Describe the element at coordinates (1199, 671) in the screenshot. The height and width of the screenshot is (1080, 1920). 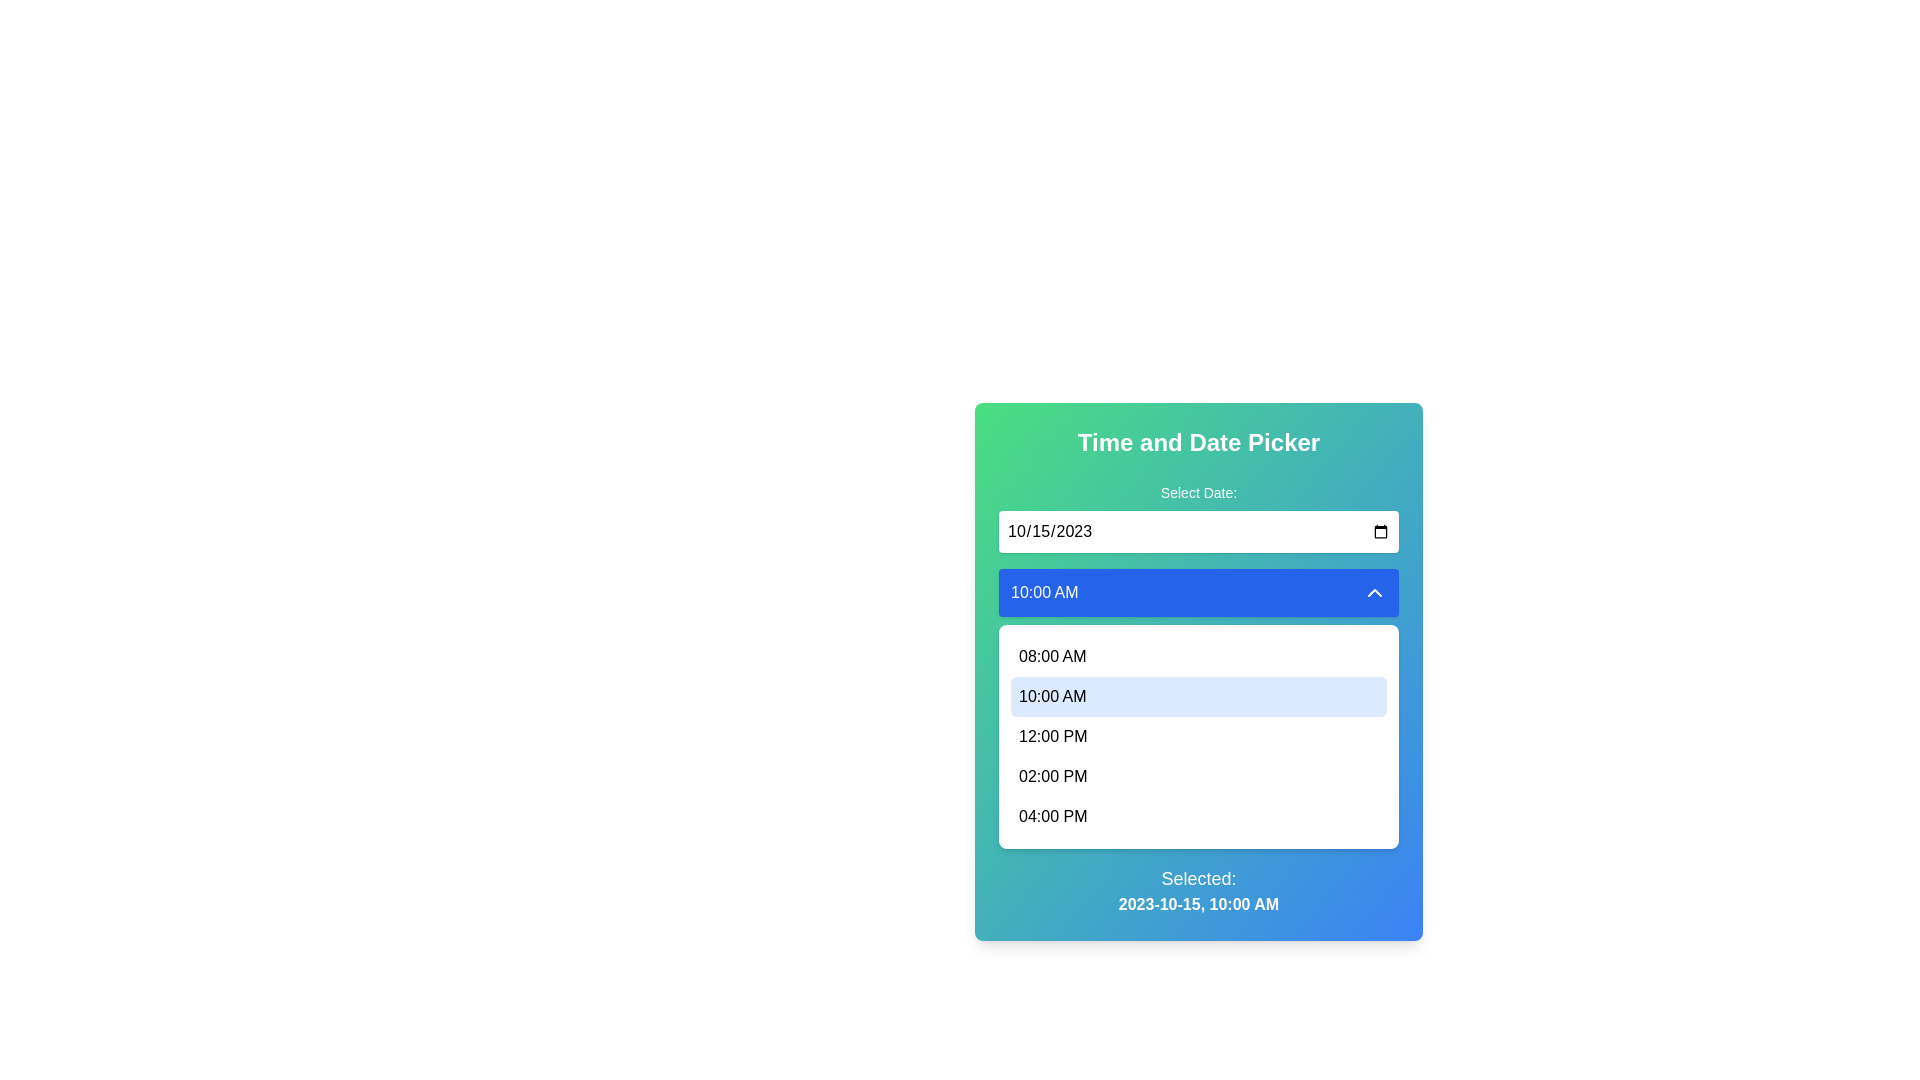
I see `the highlighted time slot '10:00 AM' in the dropdown list under the 'Time and Date Picker' section` at that location.